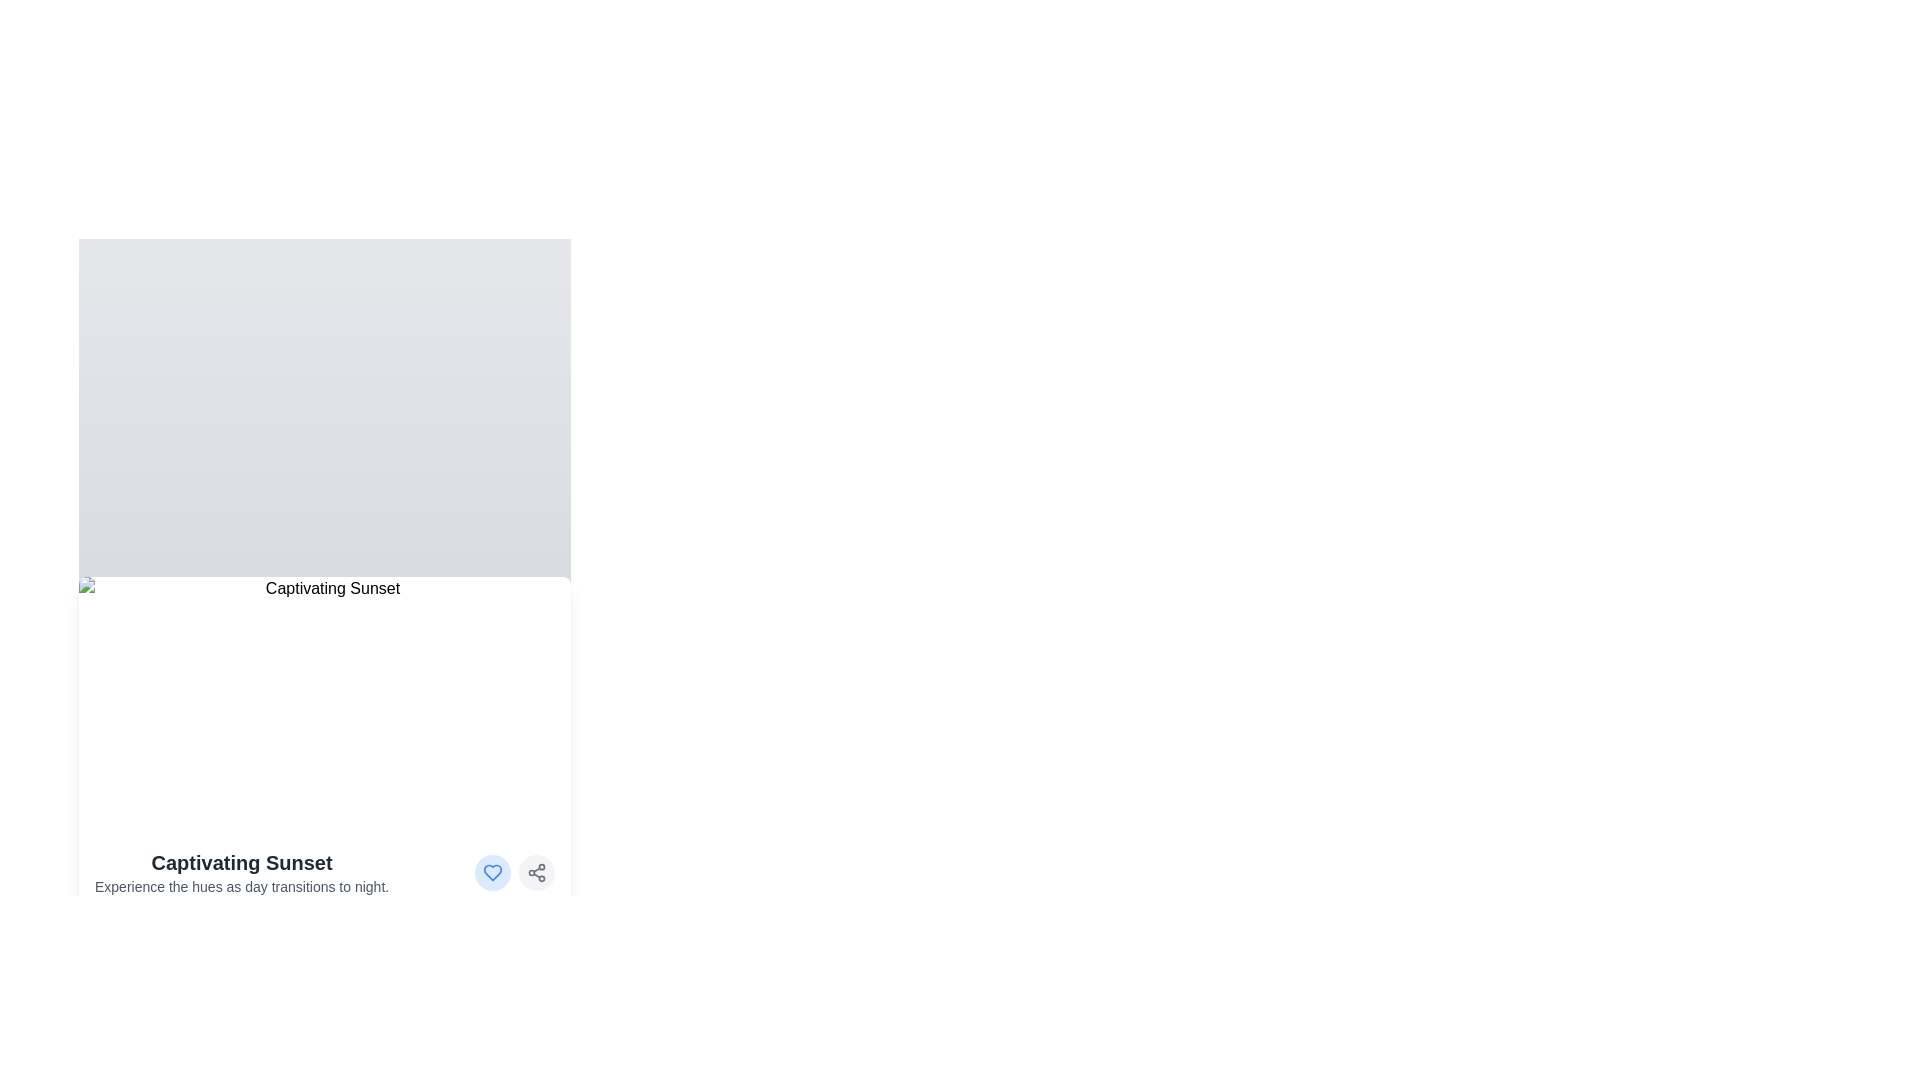 The height and width of the screenshot is (1080, 1920). What do you see at coordinates (241, 871) in the screenshot?
I see `the text block titled 'Captivating Sunset'` at bounding box center [241, 871].